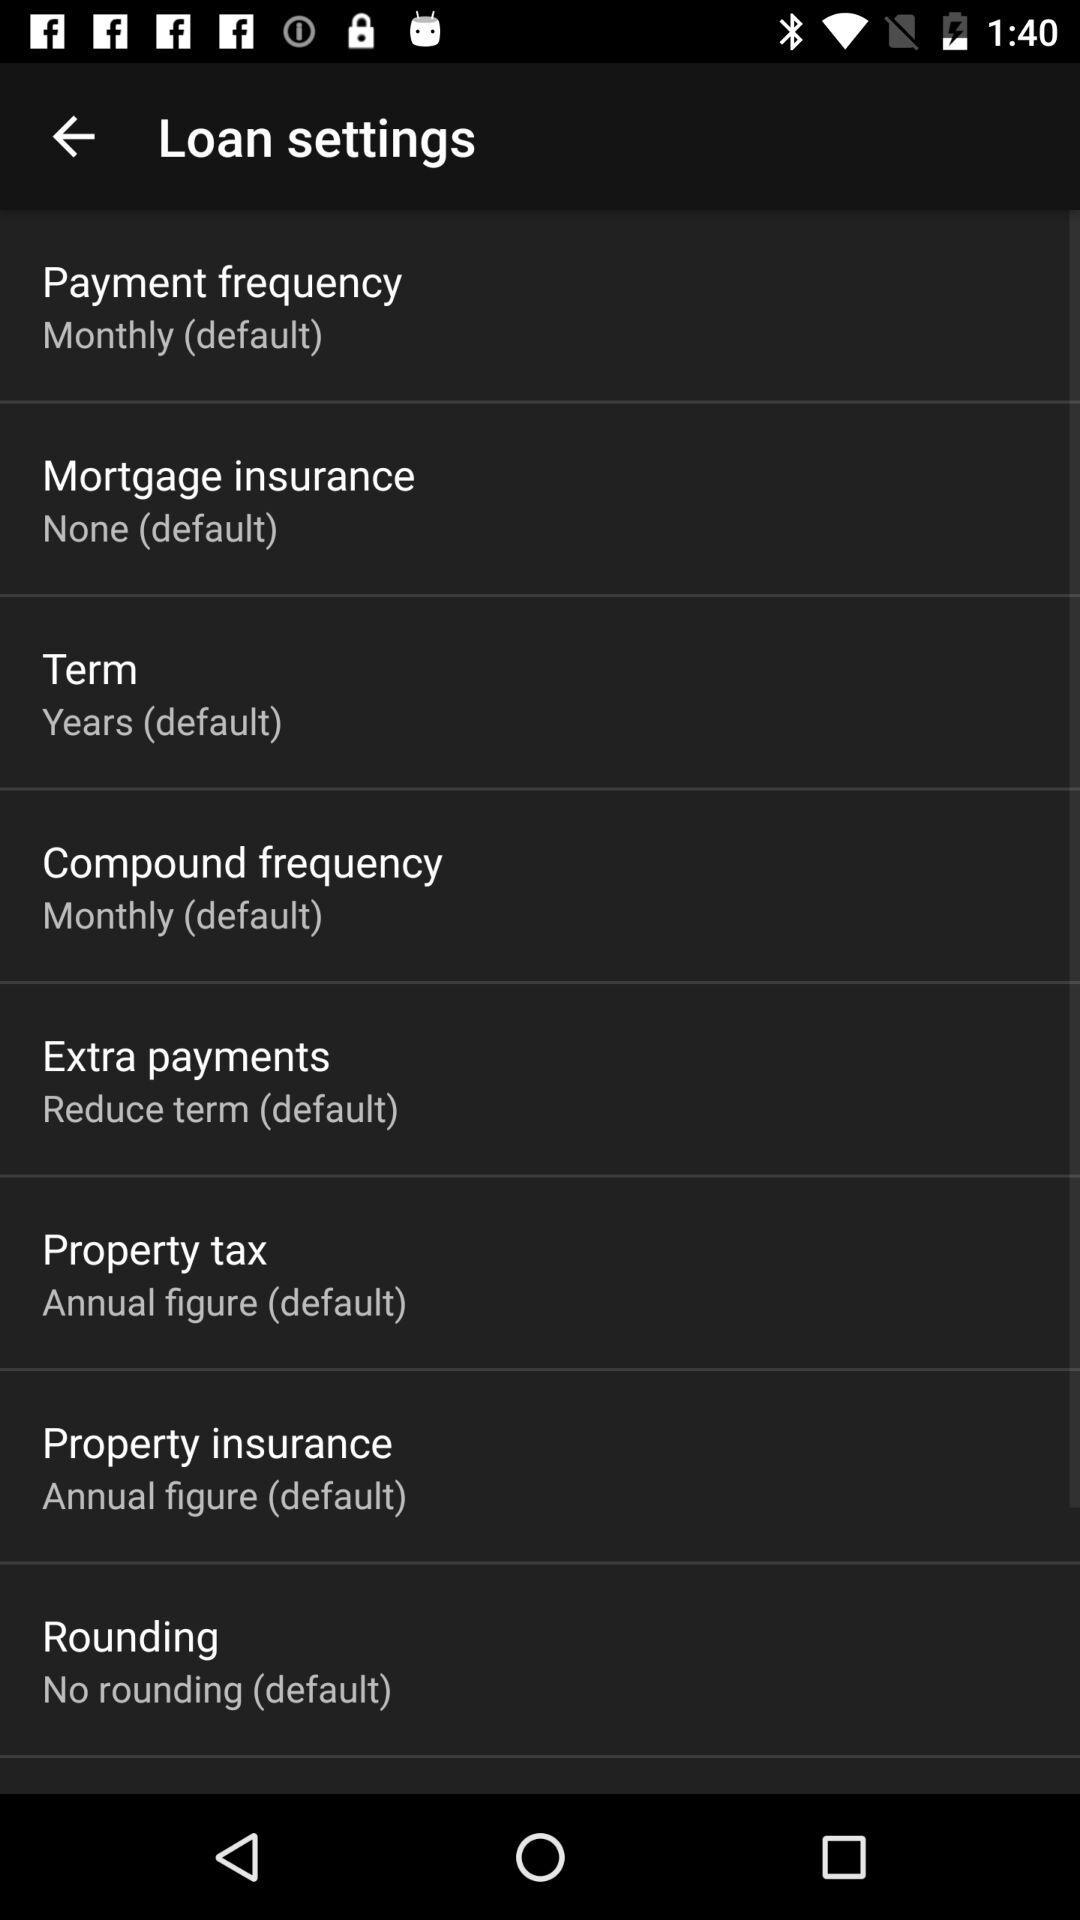 The image size is (1080, 1920). I want to click on the icon to the left of loan settings icon, so click(72, 135).